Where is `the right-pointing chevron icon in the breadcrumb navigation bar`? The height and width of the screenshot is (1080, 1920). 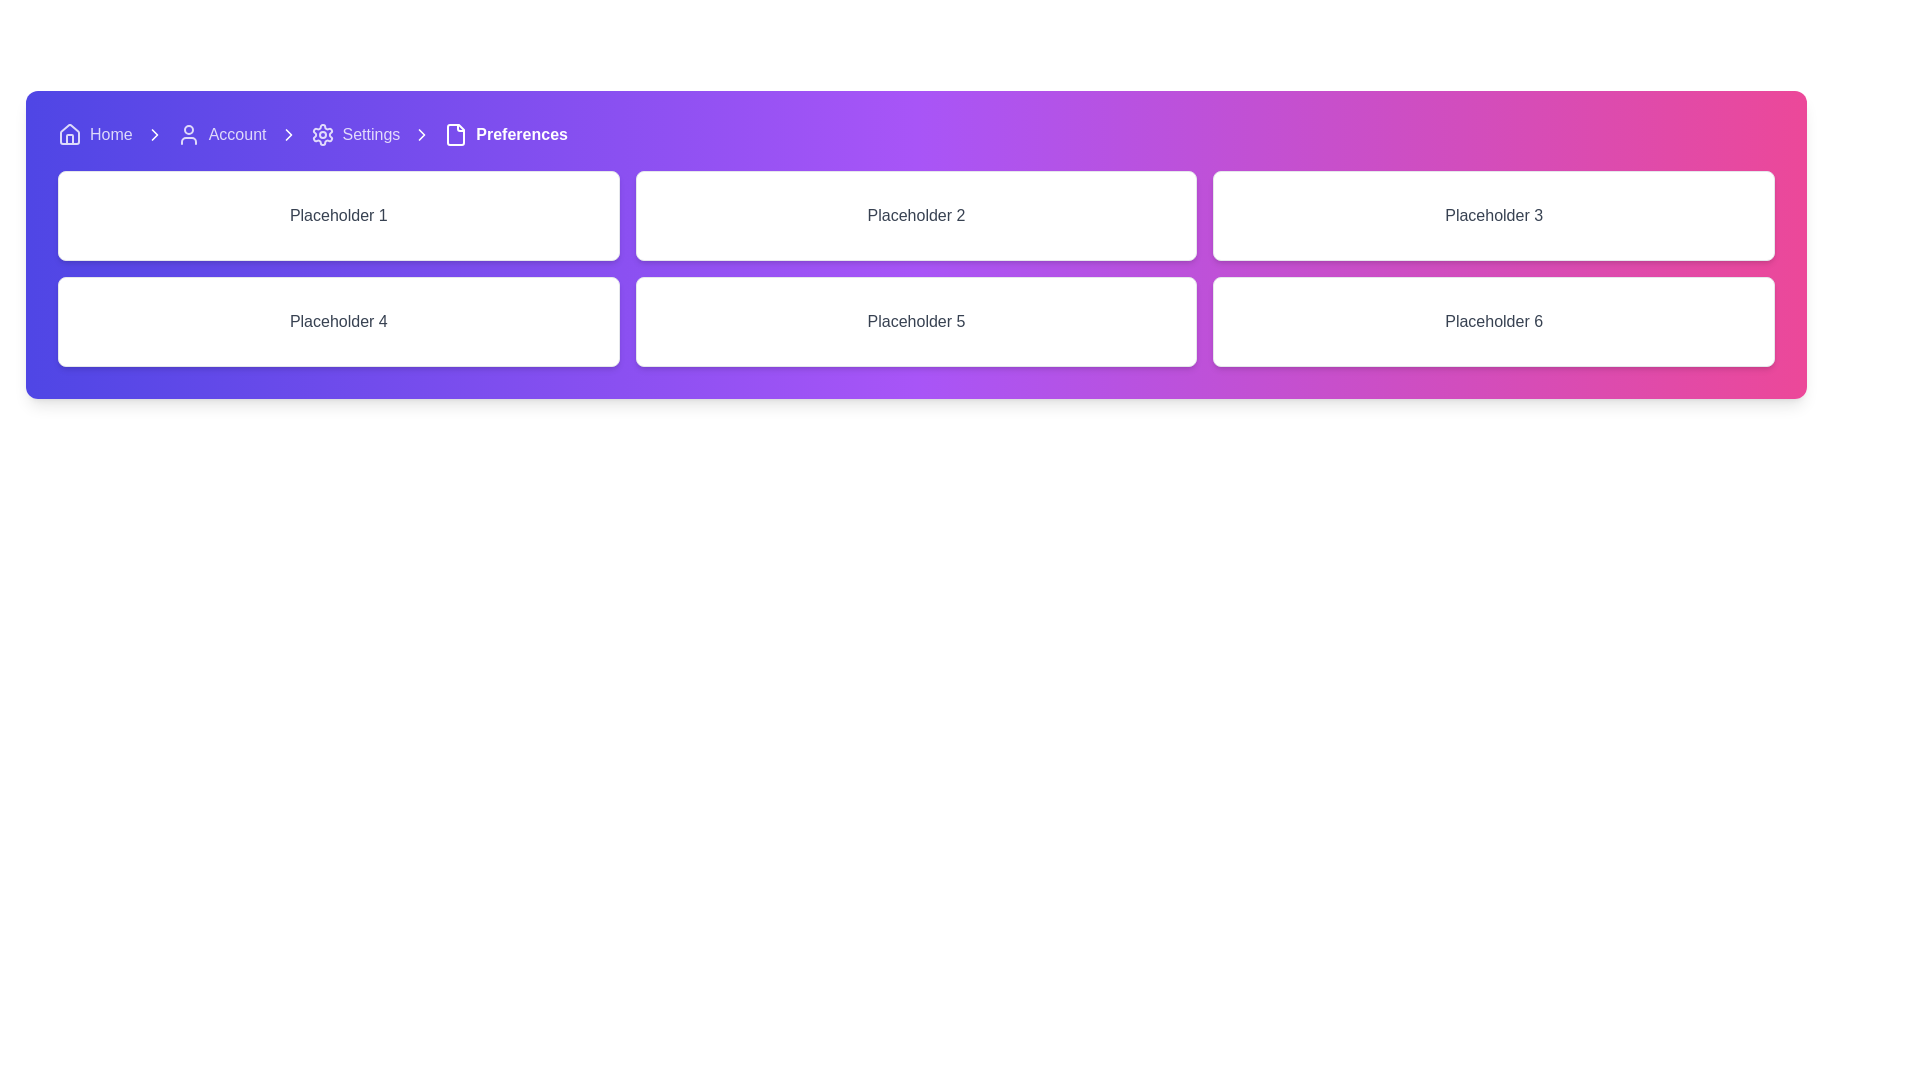
the right-pointing chevron icon in the breadcrumb navigation bar is located at coordinates (421, 135).